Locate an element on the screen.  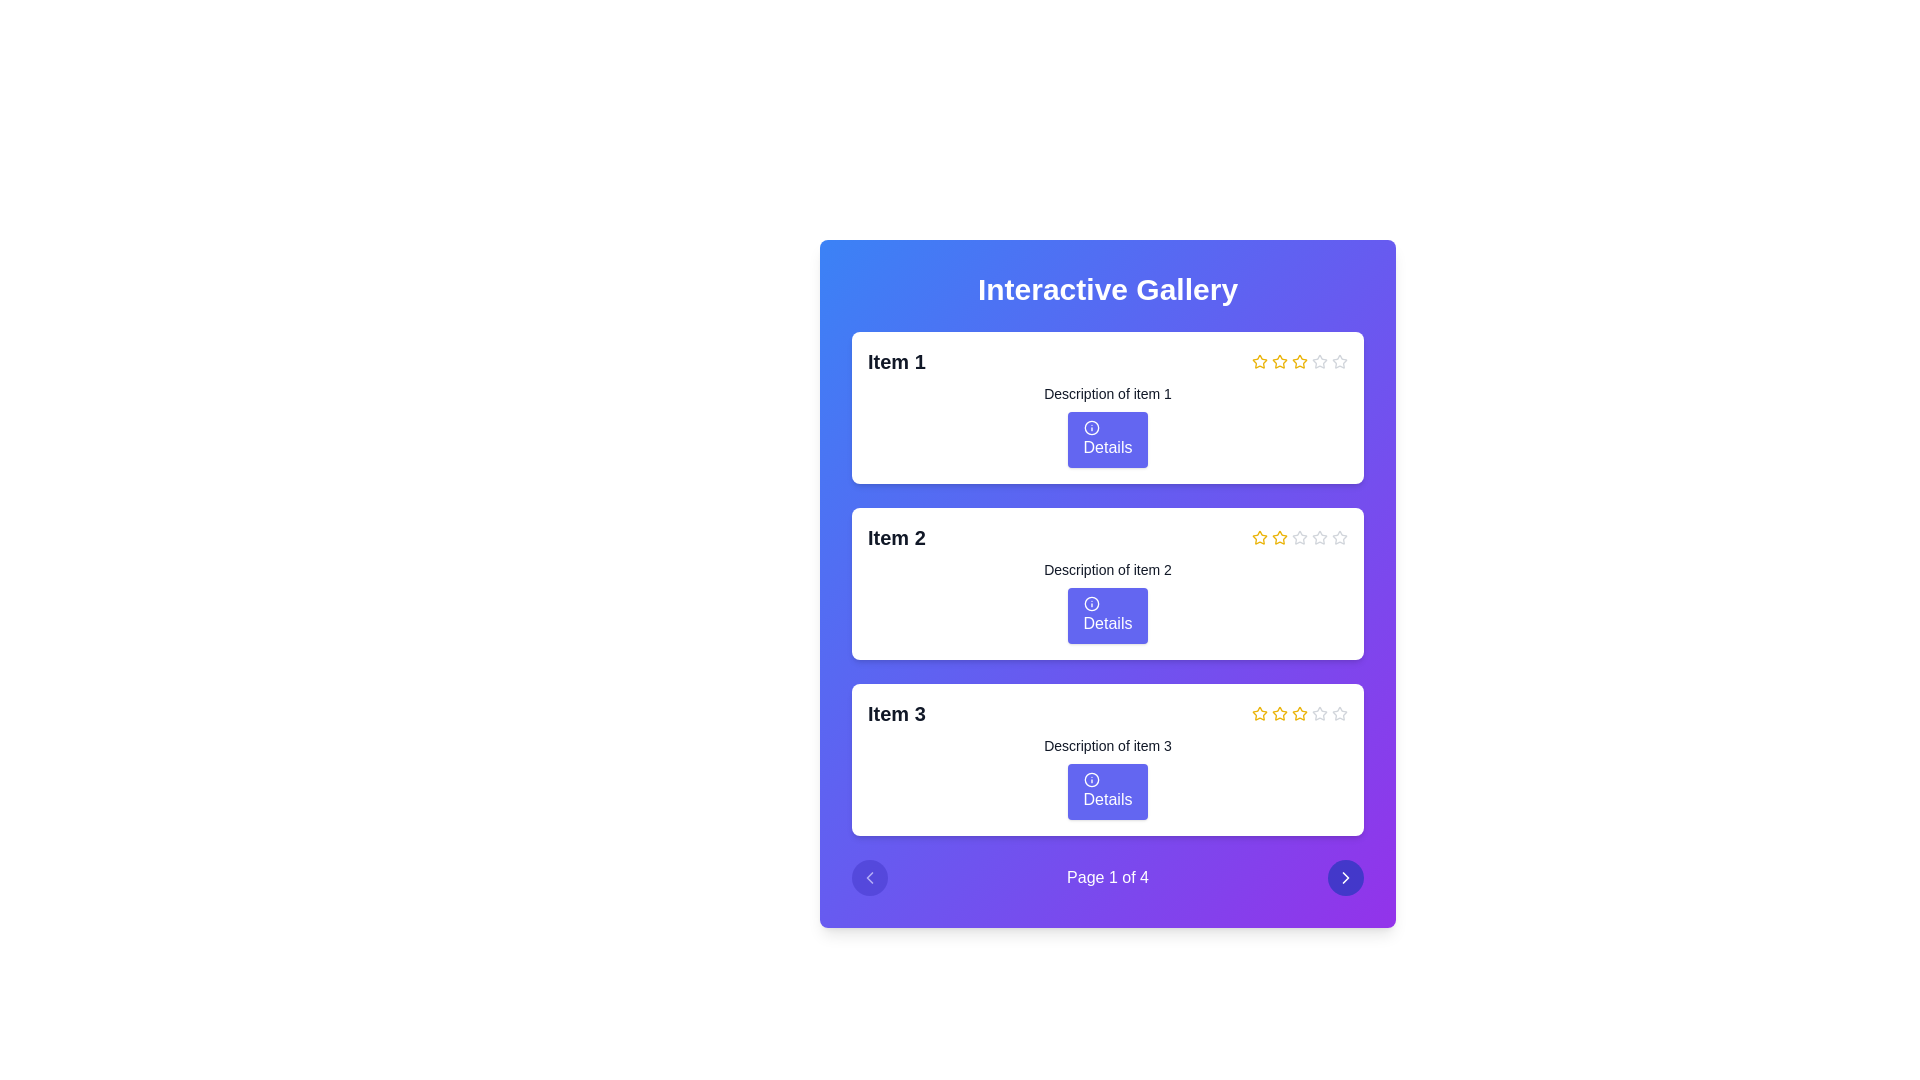
the text label stating 'Description of item 1', which is positioned below the 'Item 1' headline and above the 'Details' button is located at coordinates (1107, 393).